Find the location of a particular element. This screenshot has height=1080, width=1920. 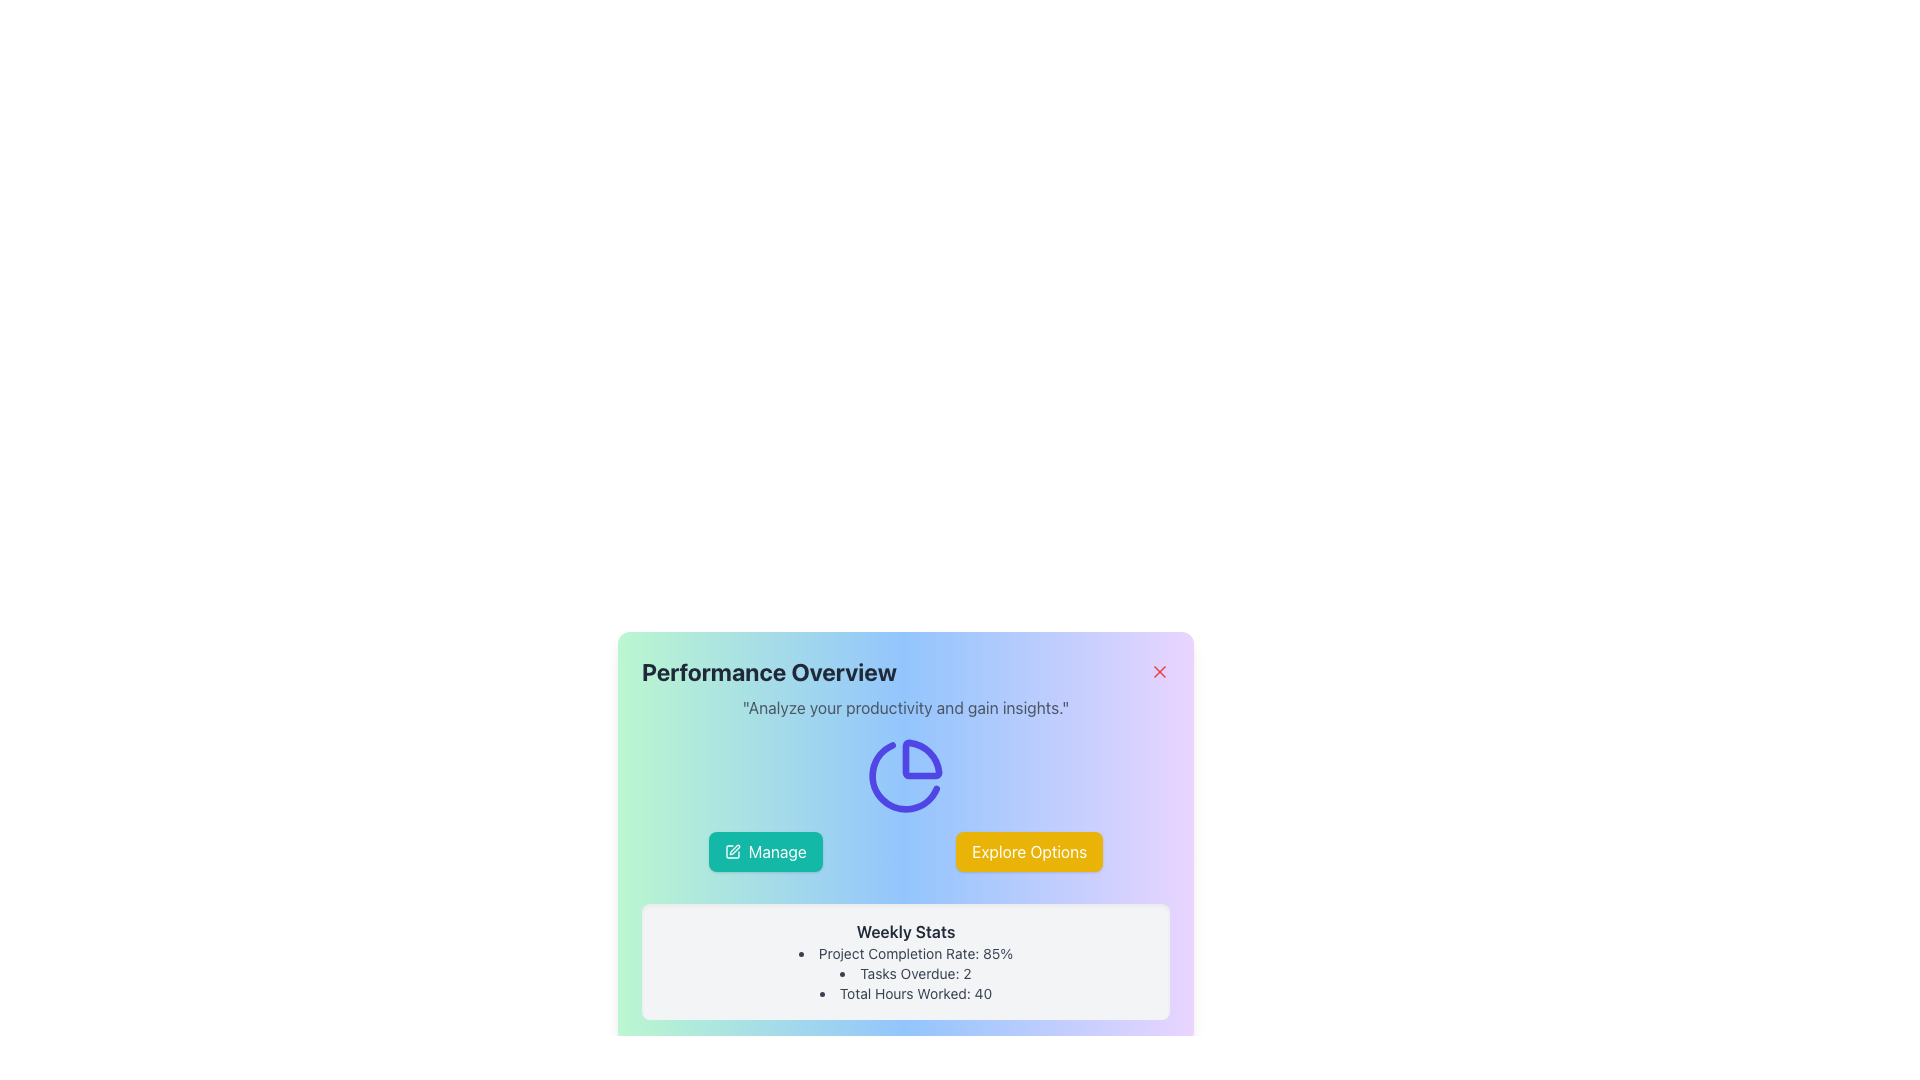

the diagonal line segment of the 'X' icon located in the top-right corner of the performance overview card section is located at coordinates (1160, 671).